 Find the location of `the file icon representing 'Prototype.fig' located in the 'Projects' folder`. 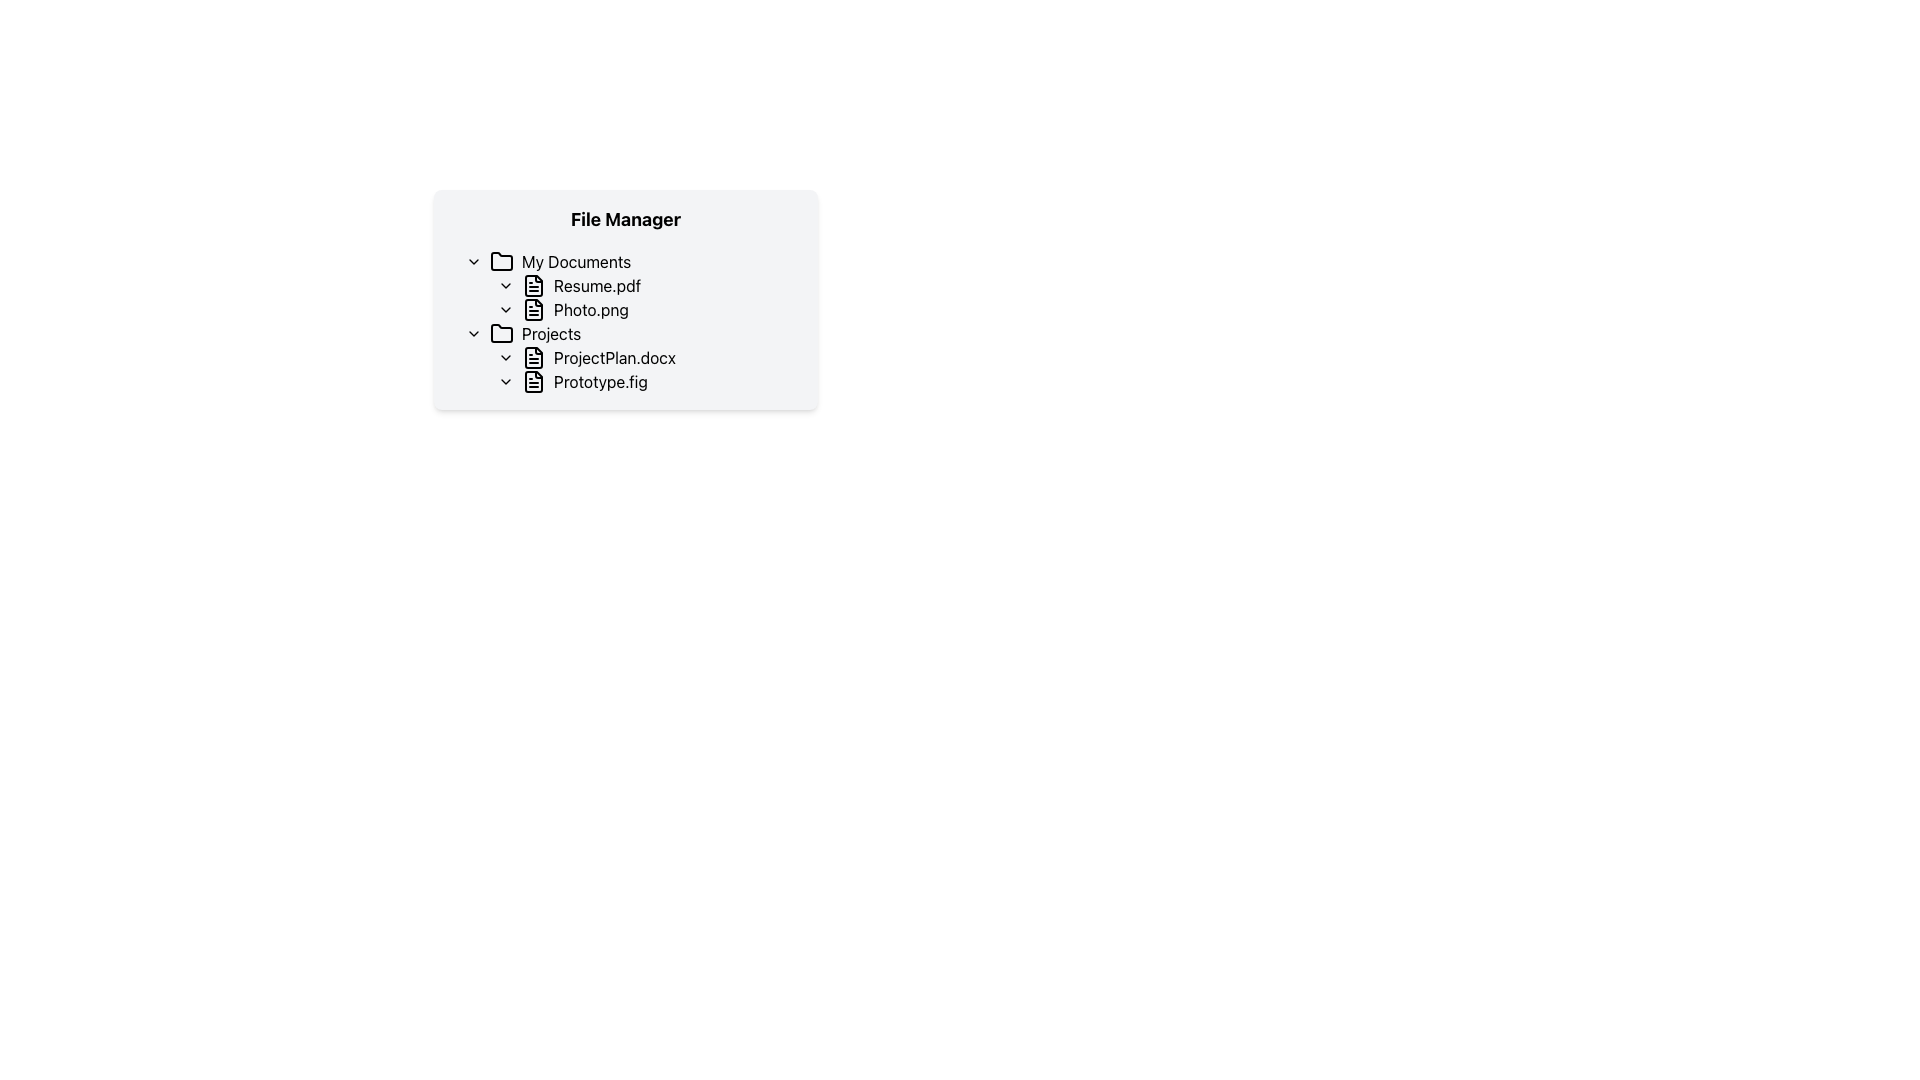

the file icon representing 'Prototype.fig' located in the 'Projects' folder is located at coordinates (533, 381).